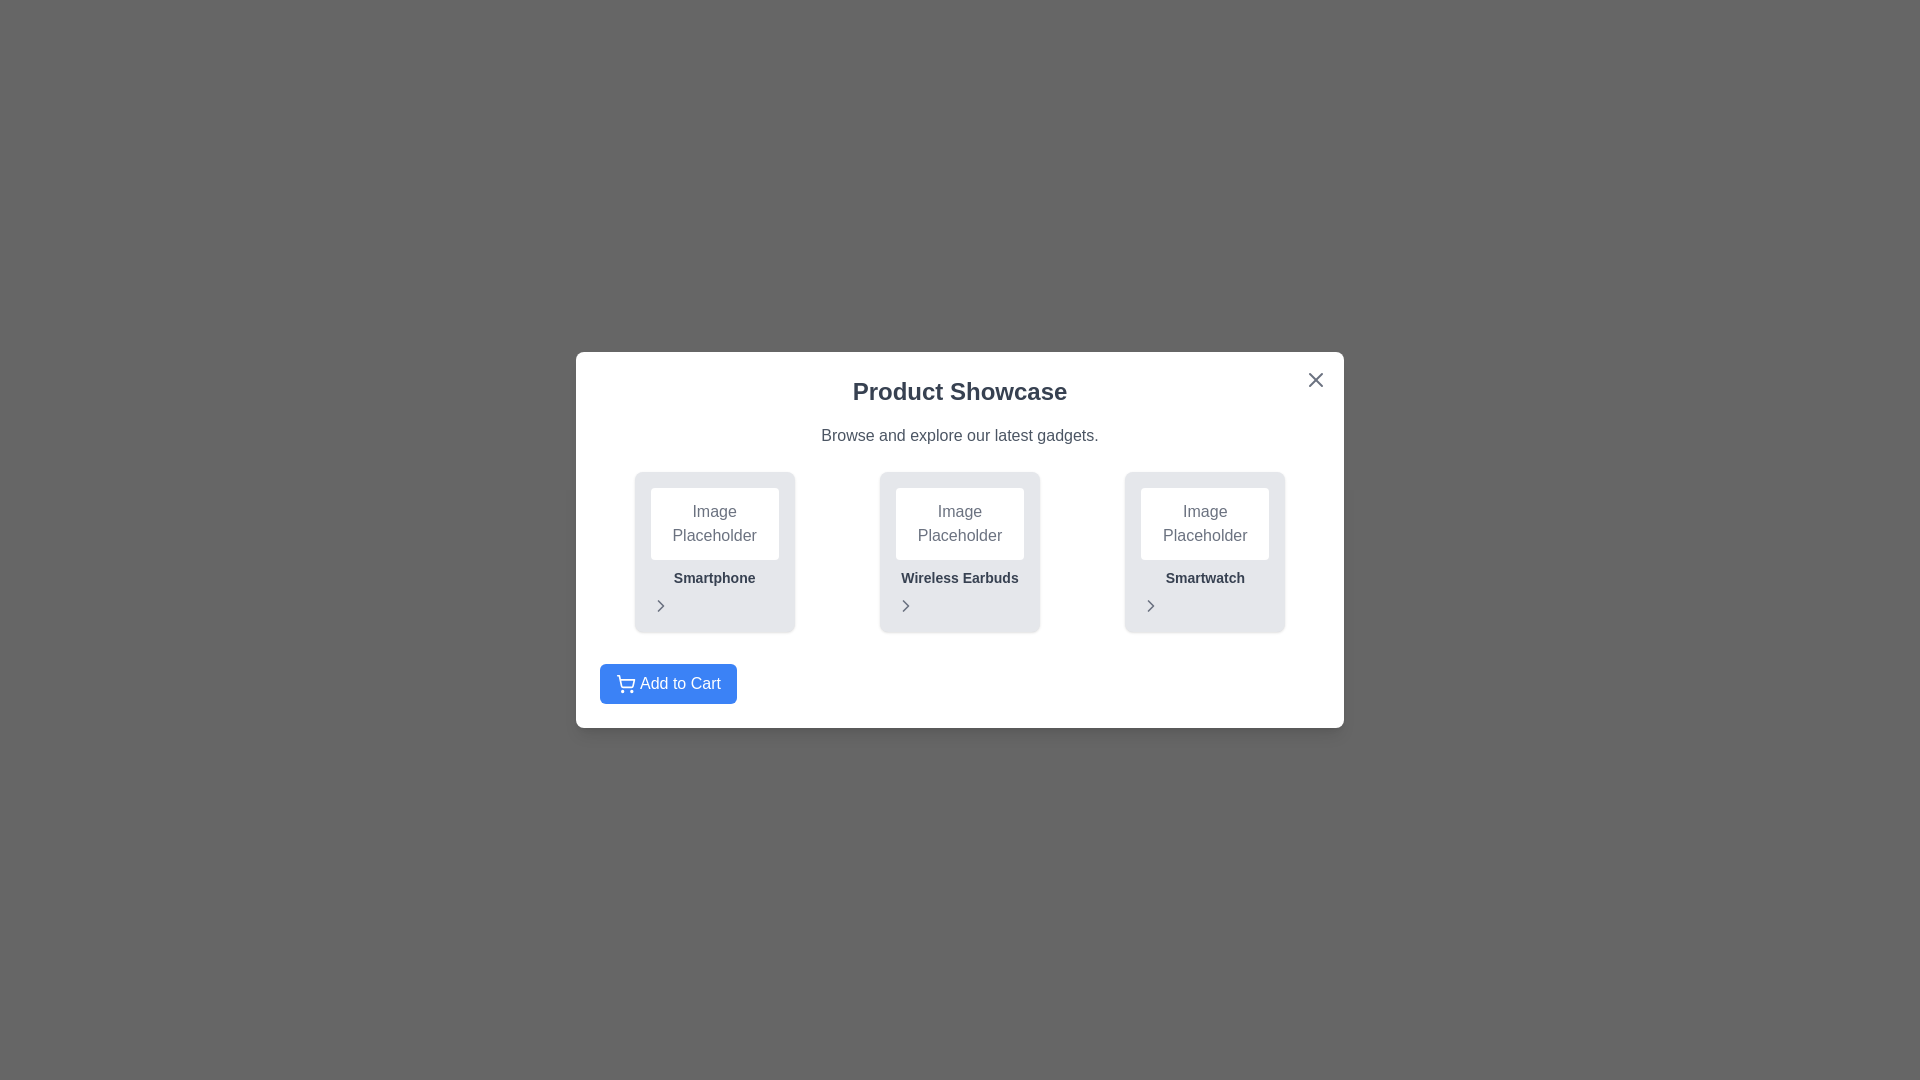  Describe the element at coordinates (714, 523) in the screenshot. I see `the 'Image Placeholder' text, which is styled in gray and located in the upper section of the first card labeled 'Smartphone'` at that location.